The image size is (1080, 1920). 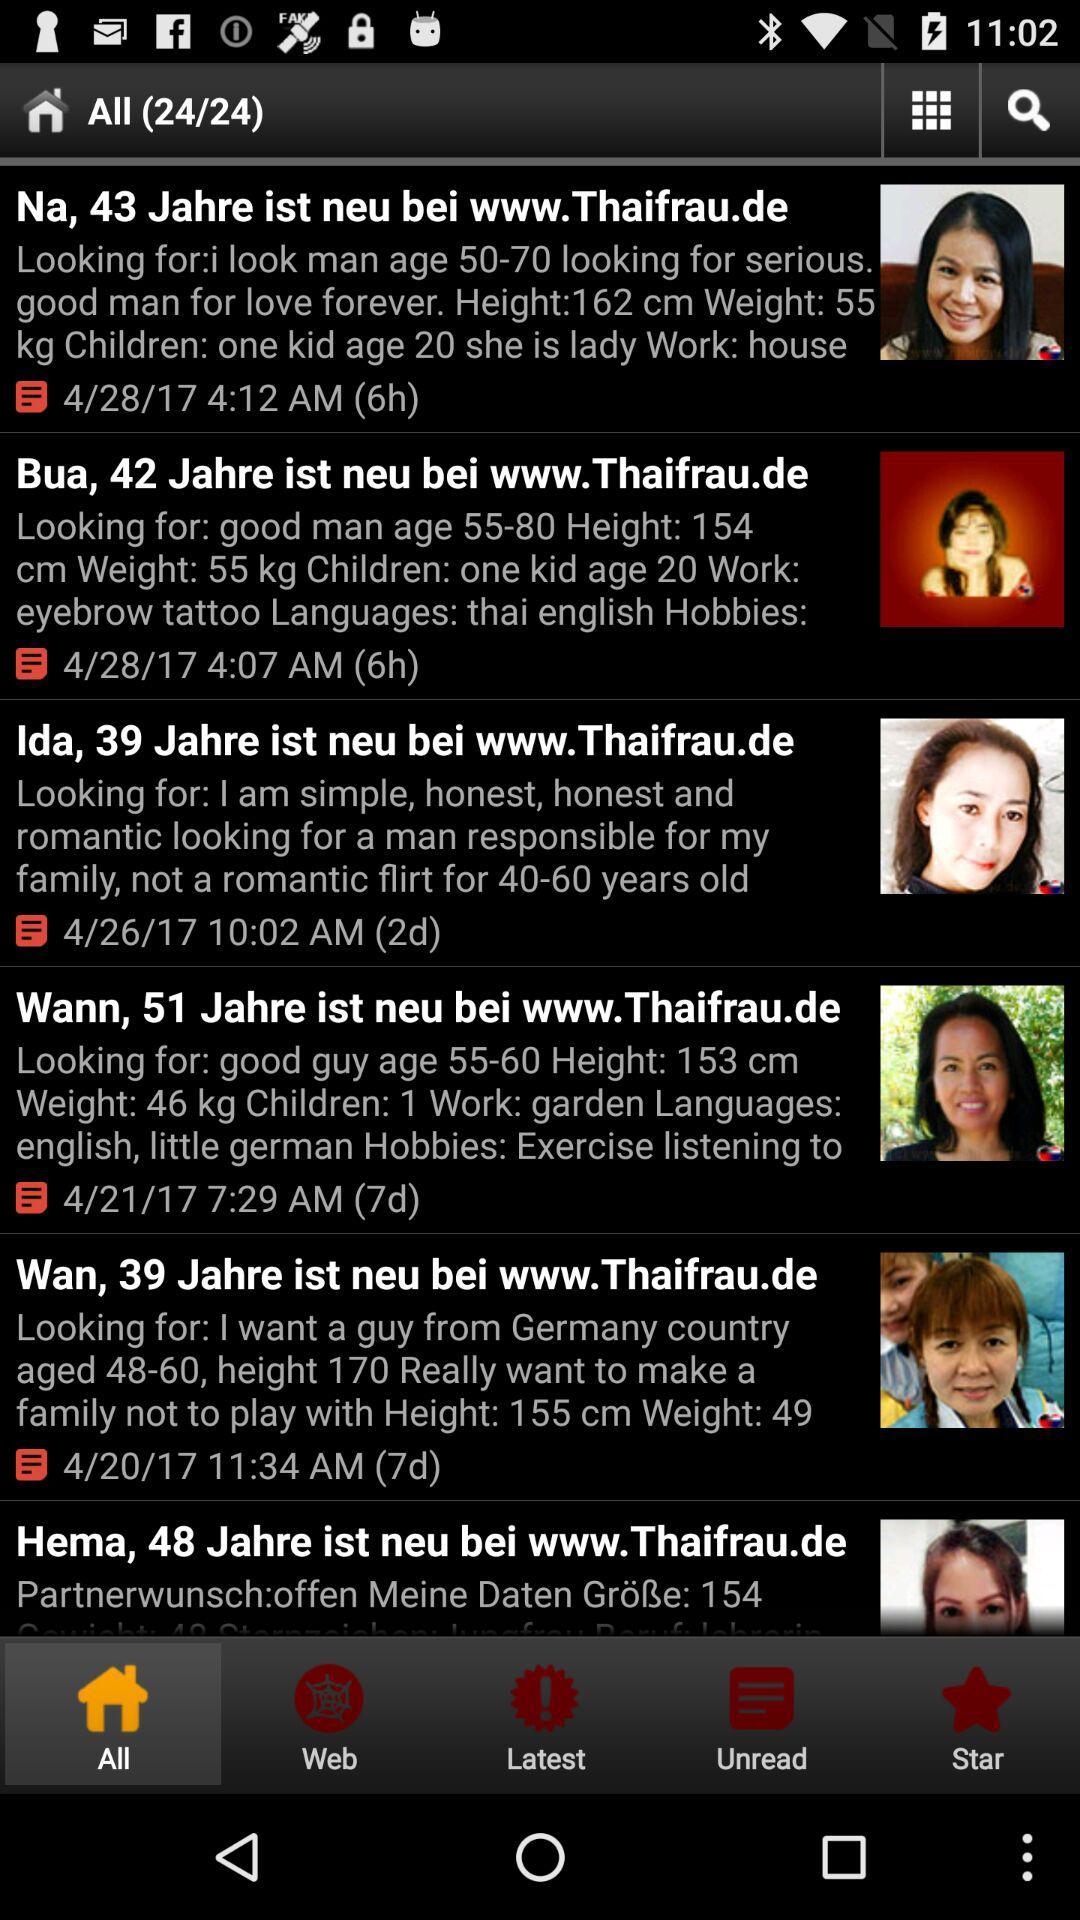 I want to click on the app above the looking for good, so click(x=444, y=1005).